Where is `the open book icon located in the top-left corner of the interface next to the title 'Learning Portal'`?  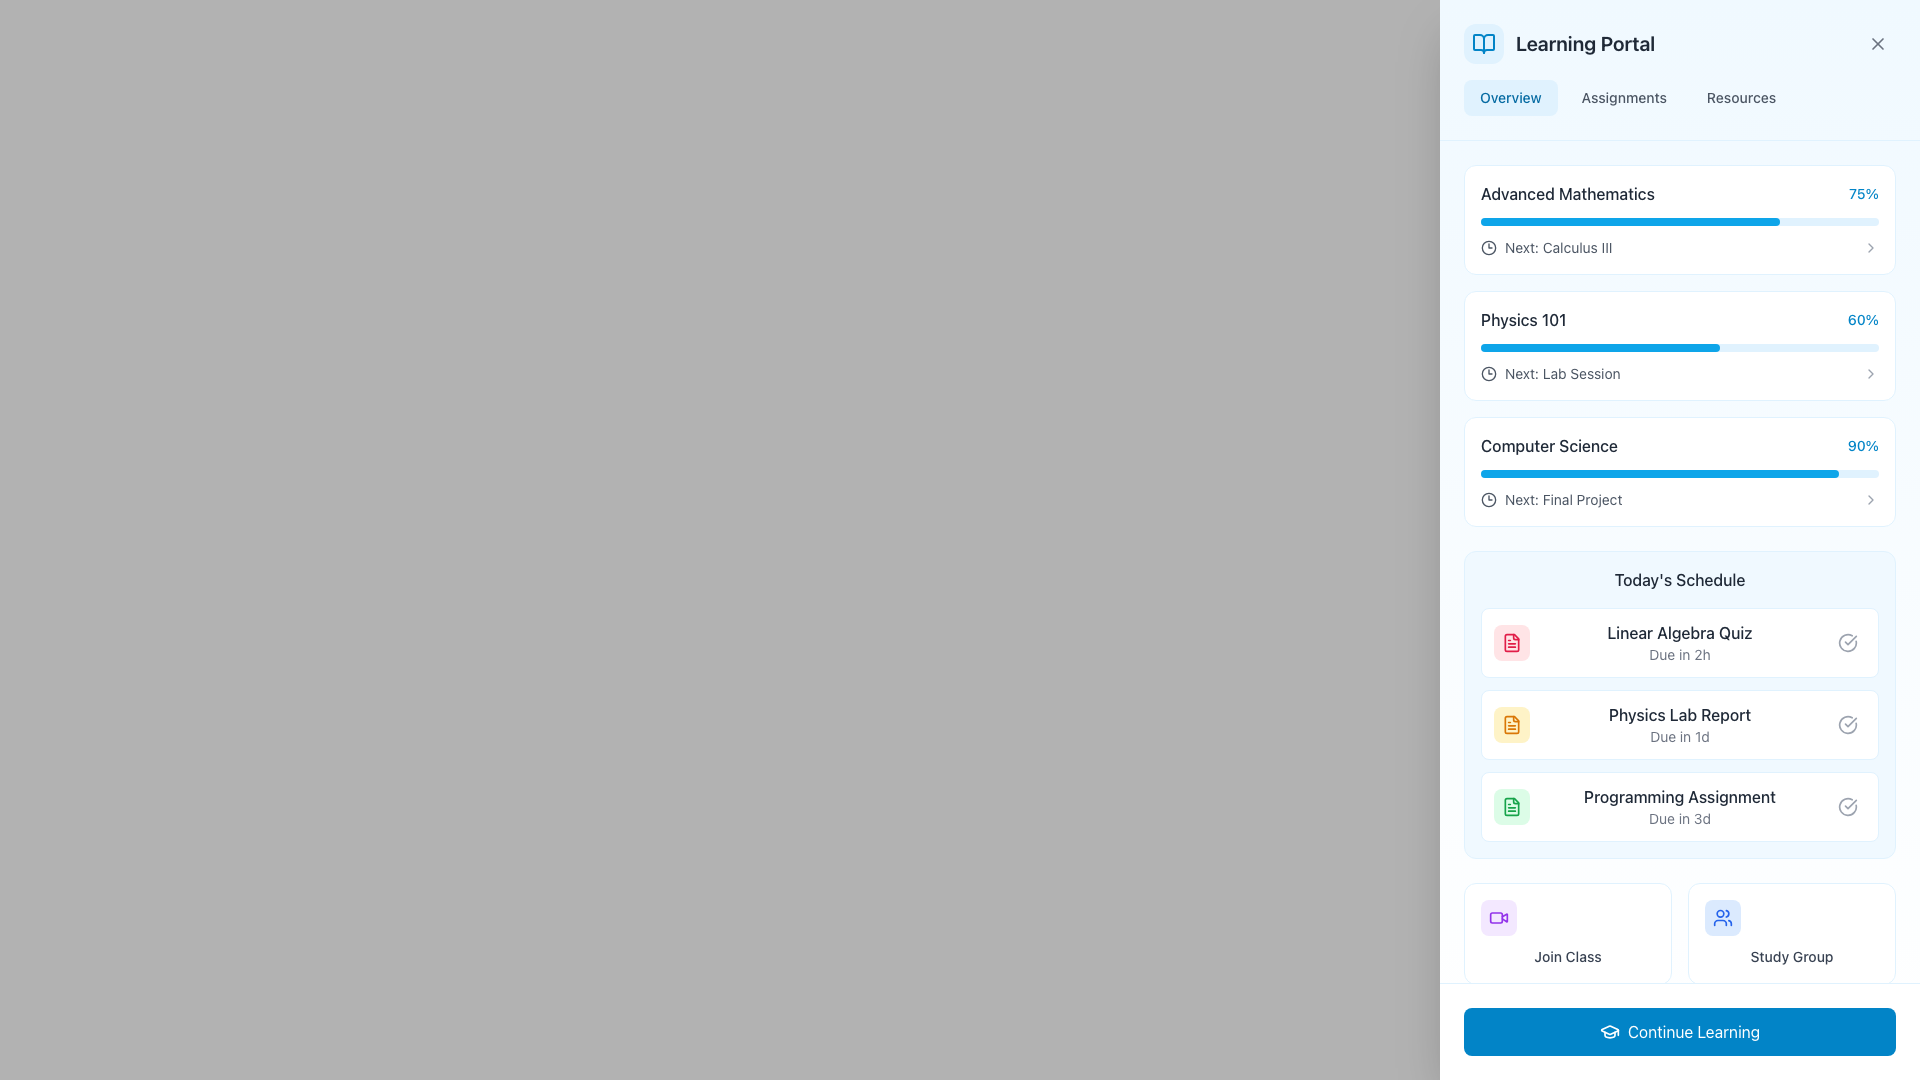
the open book icon located in the top-left corner of the interface next to the title 'Learning Portal' is located at coordinates (1483, 43).